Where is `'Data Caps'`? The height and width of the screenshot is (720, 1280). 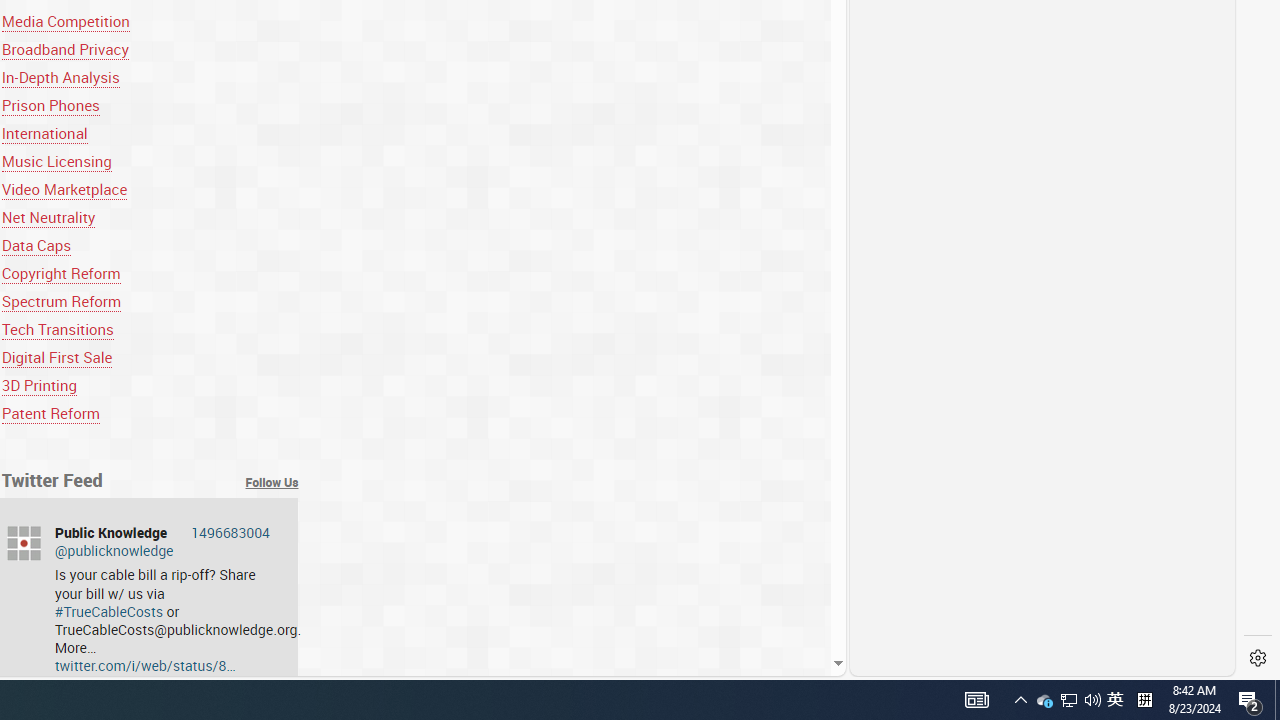
'Data Caps' is located at coordinates (36, 244).